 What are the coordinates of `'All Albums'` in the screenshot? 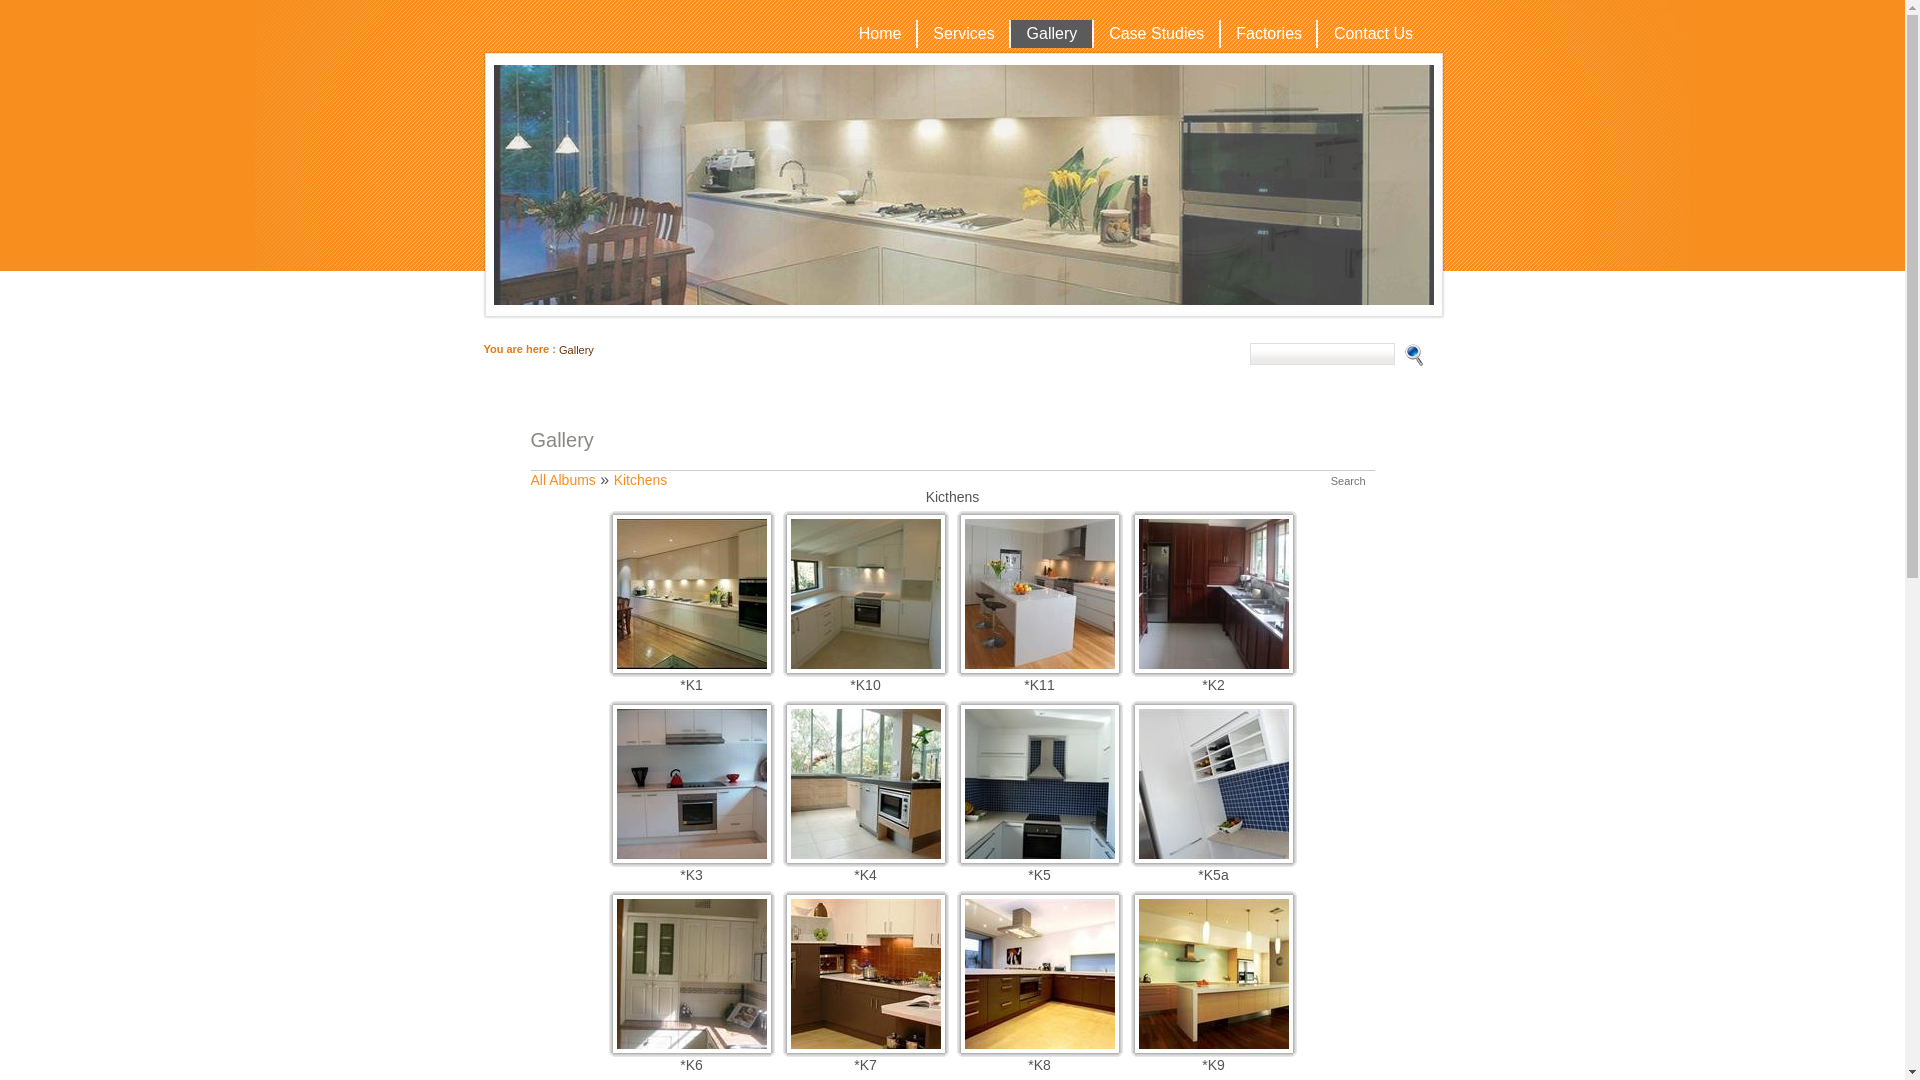 It's located at (561, 479).